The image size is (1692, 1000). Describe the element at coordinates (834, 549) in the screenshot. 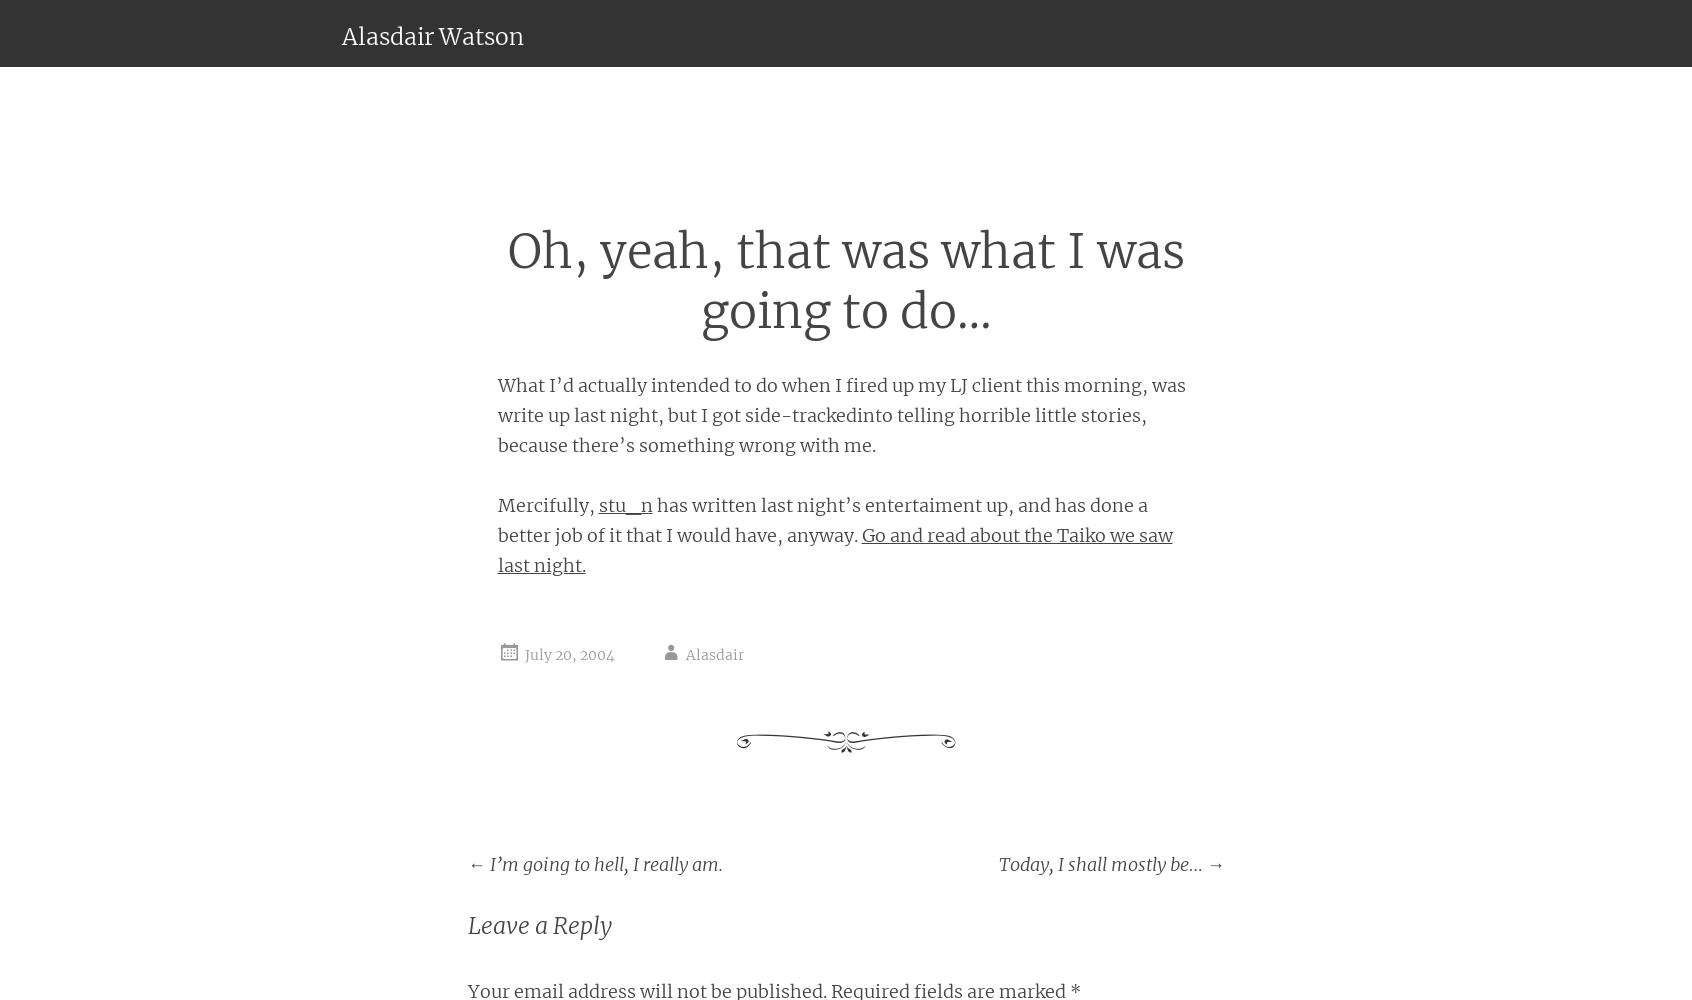

I see `'Go and read about the Taiko we saw last night.'` at that location.